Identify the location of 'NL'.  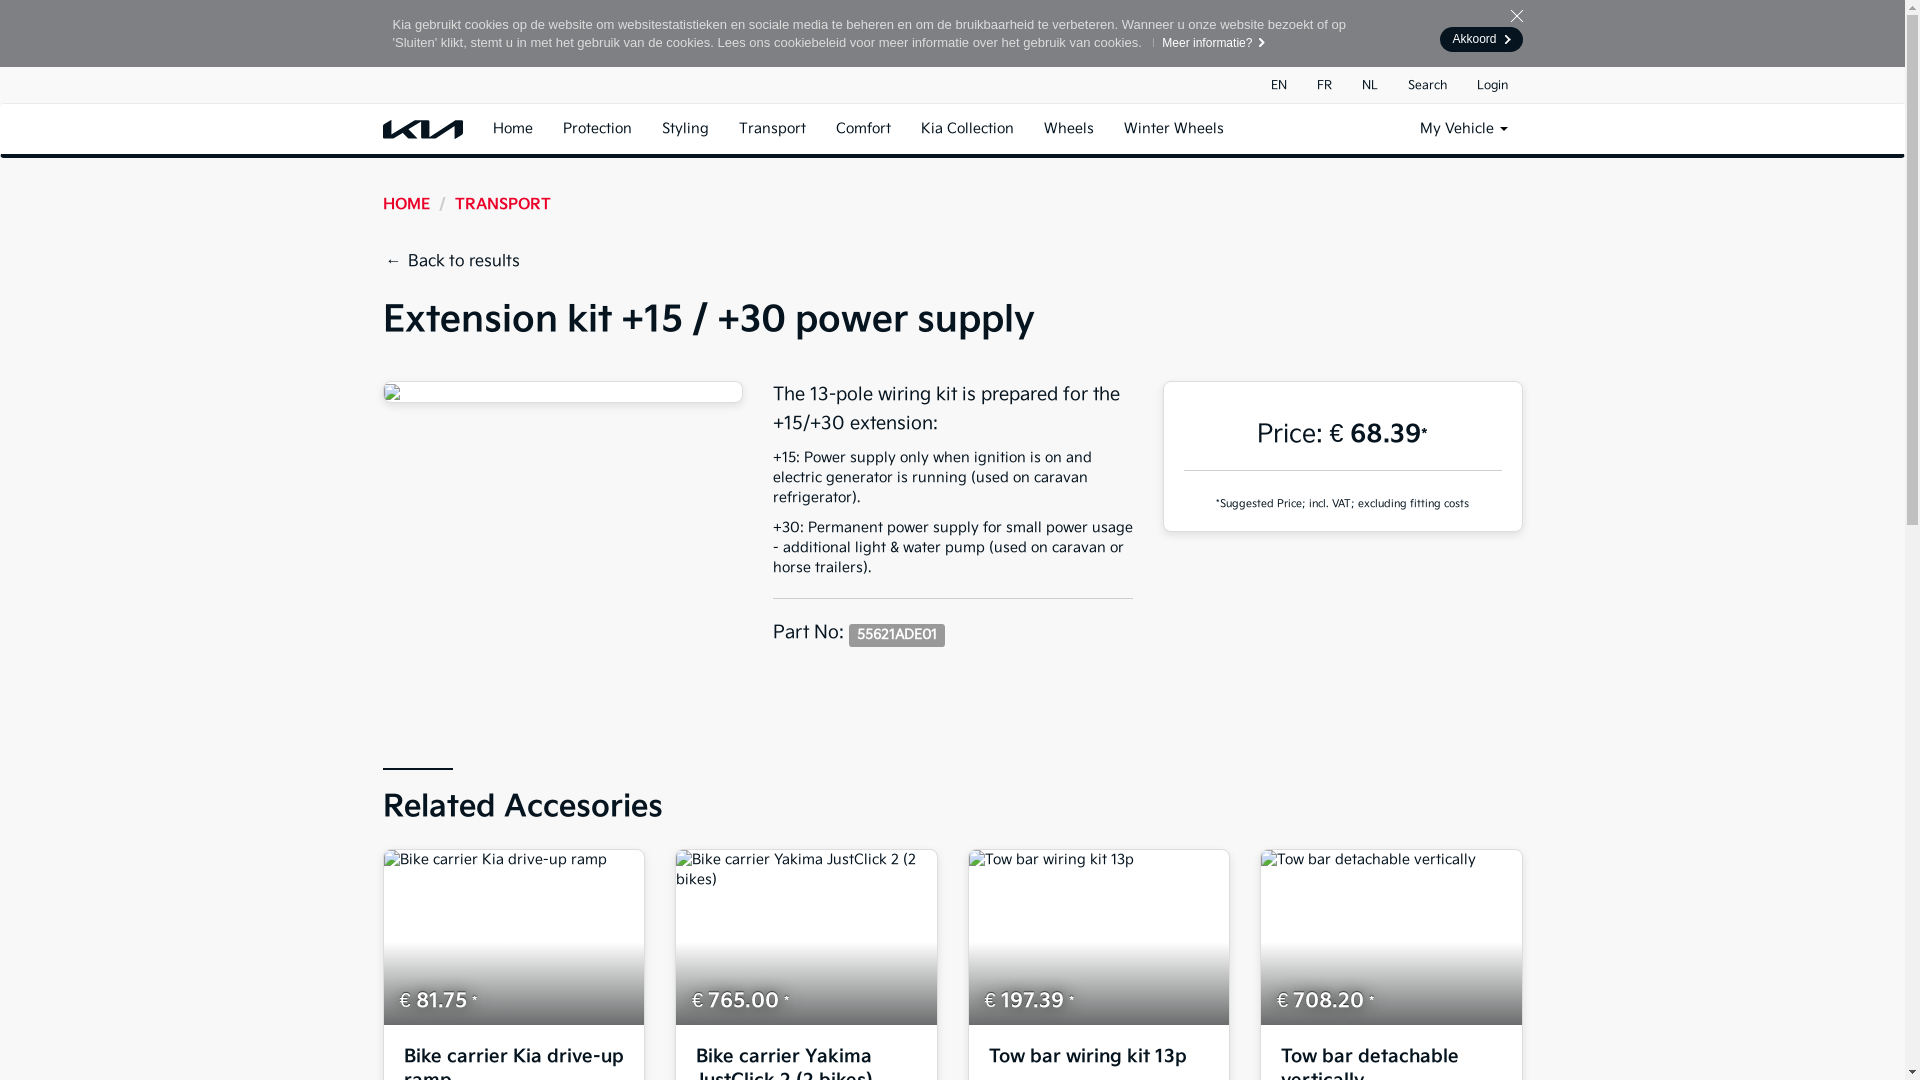
(1367, 84).